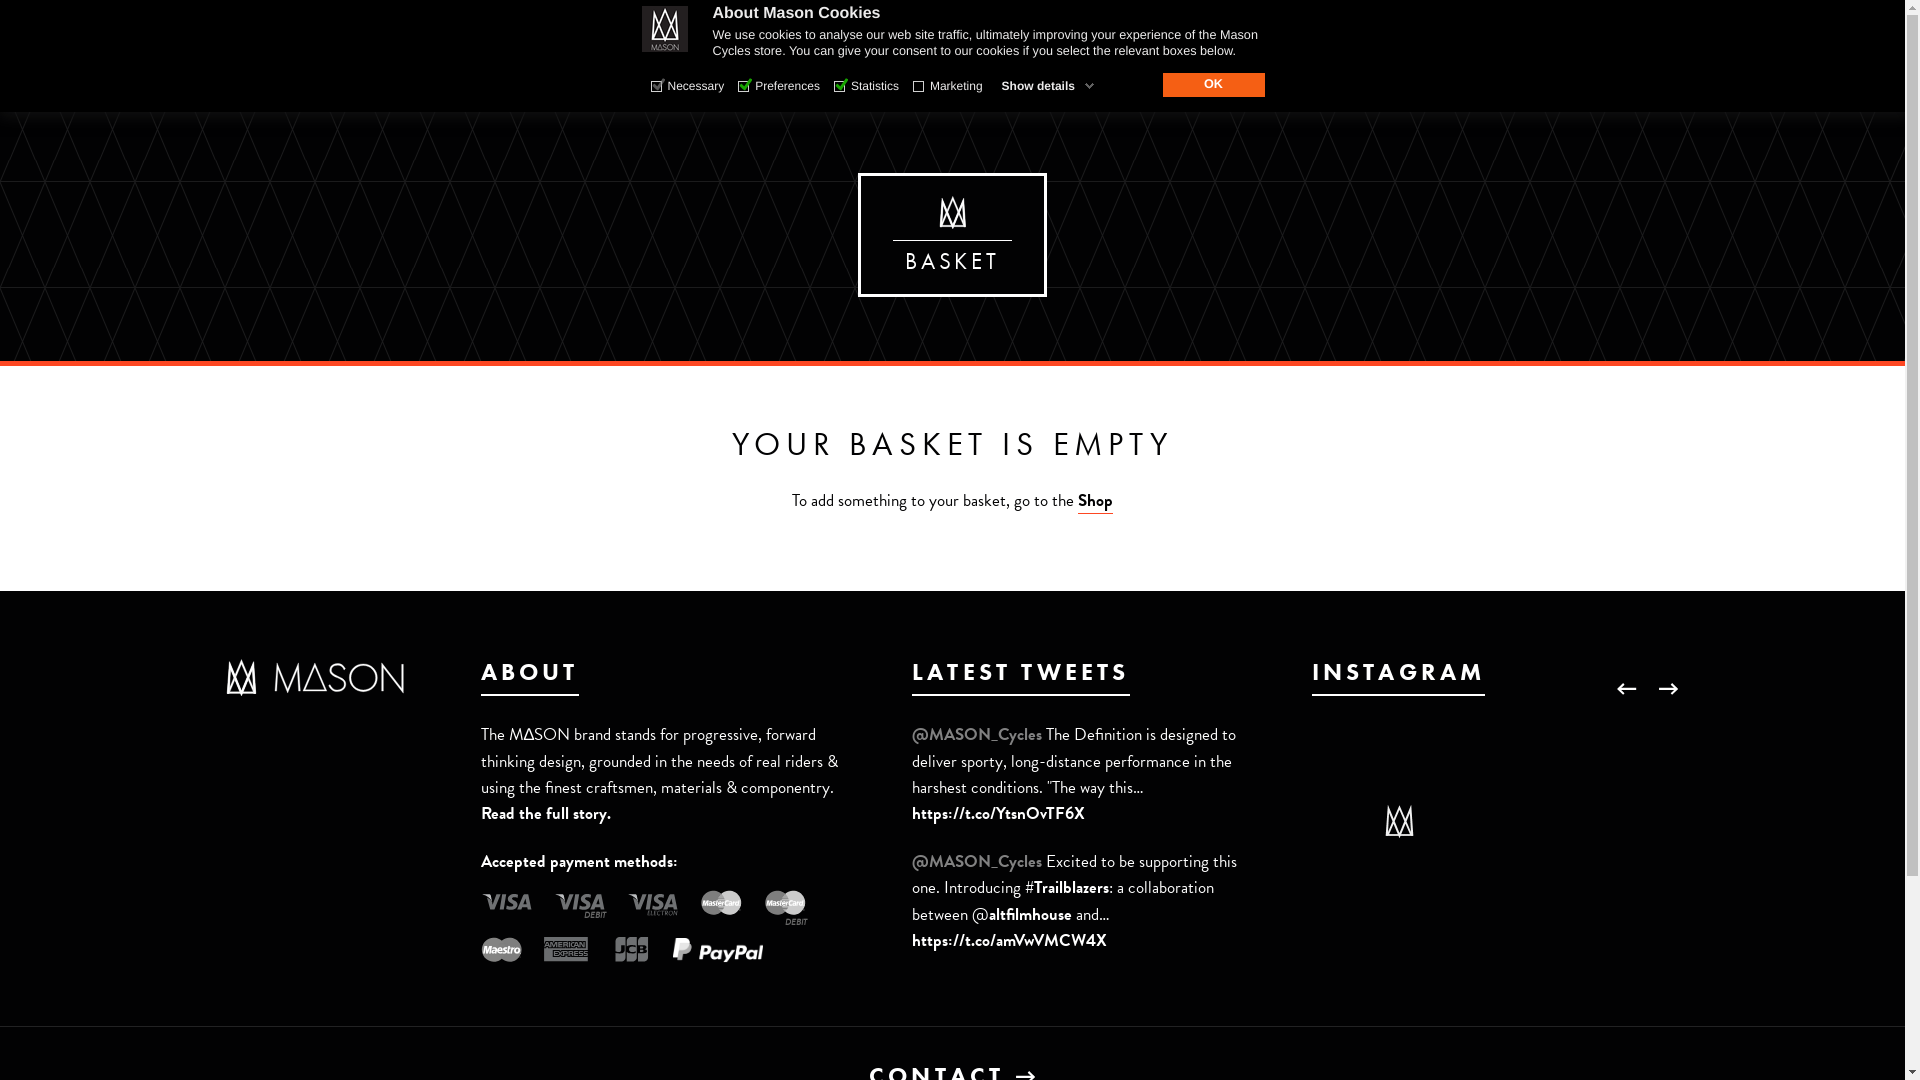 This screenshot has width=1920, height=1080. Describe the element at coordinates (1161, 72) in the screenshot. I see `'BLOG'` at that location.